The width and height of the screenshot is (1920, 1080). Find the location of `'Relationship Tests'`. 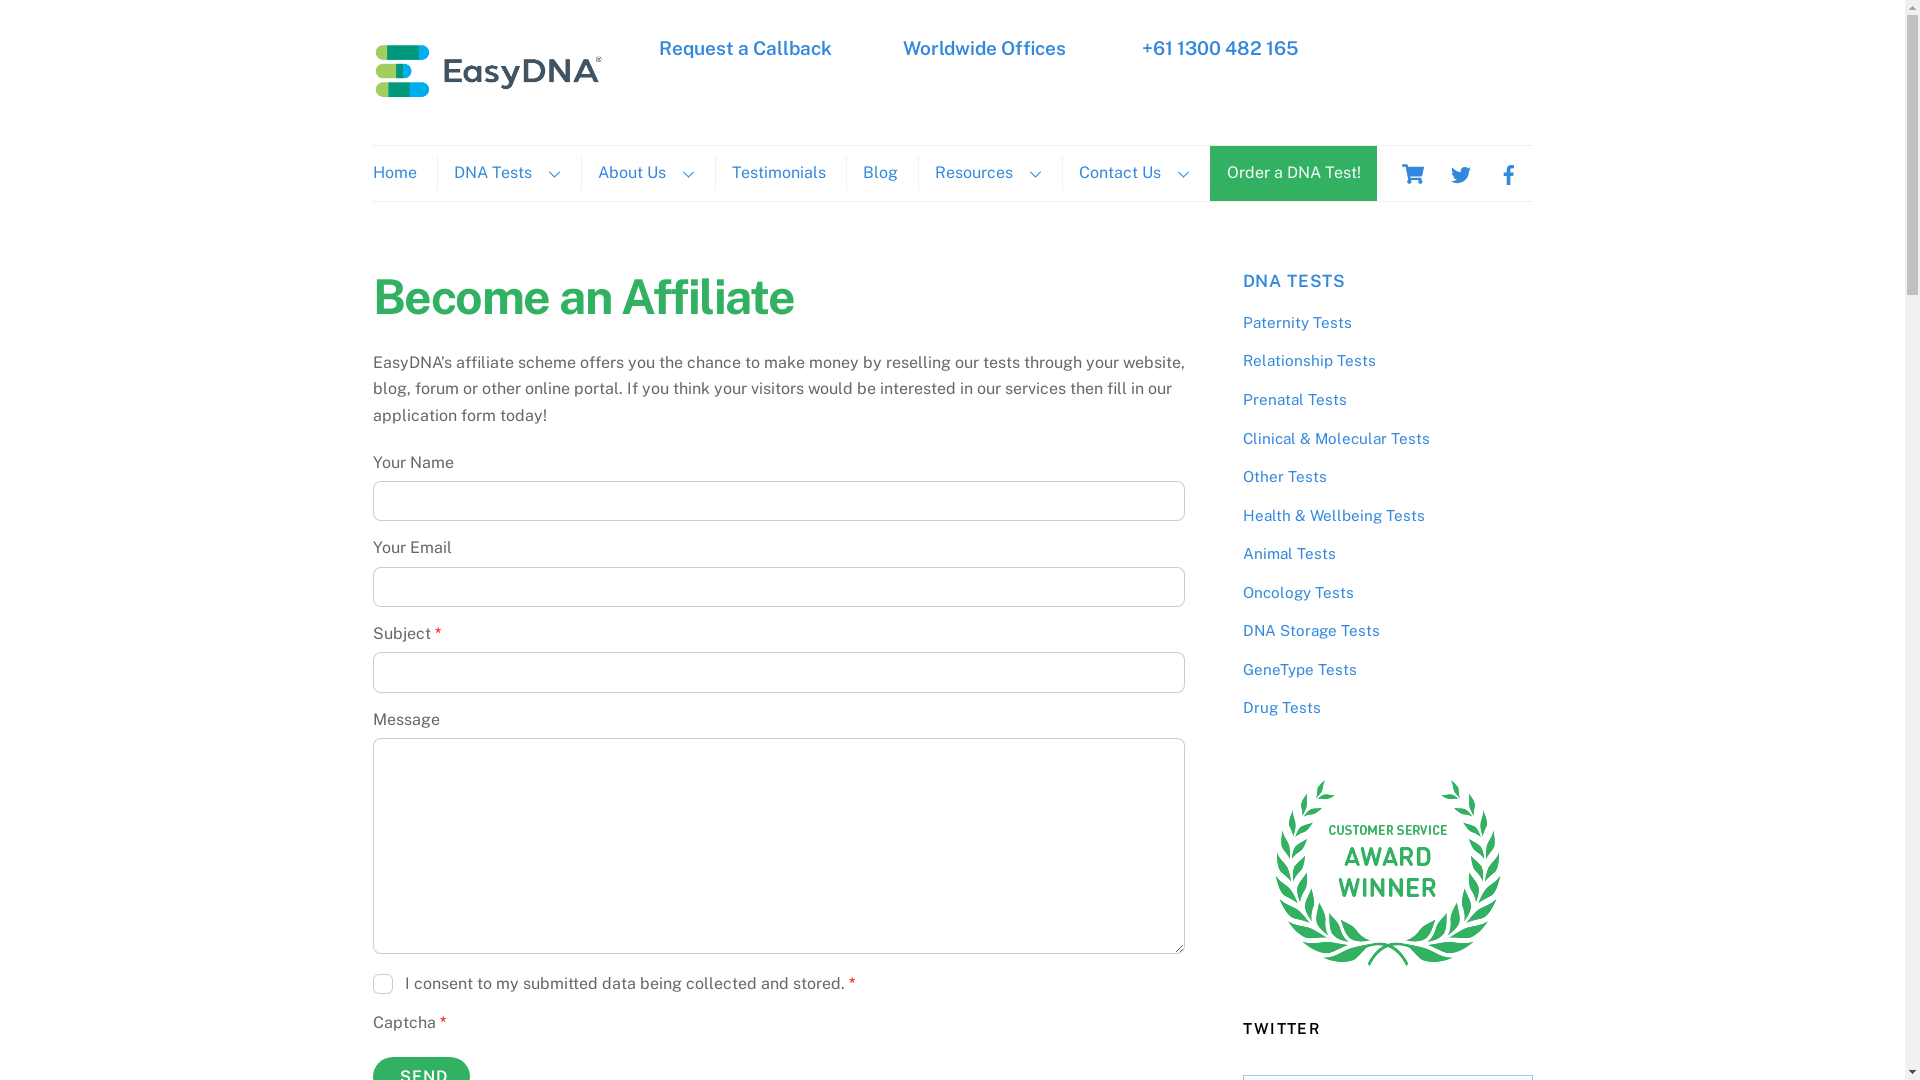

'Relationship Tests' is located at coordinates (1308, 360).